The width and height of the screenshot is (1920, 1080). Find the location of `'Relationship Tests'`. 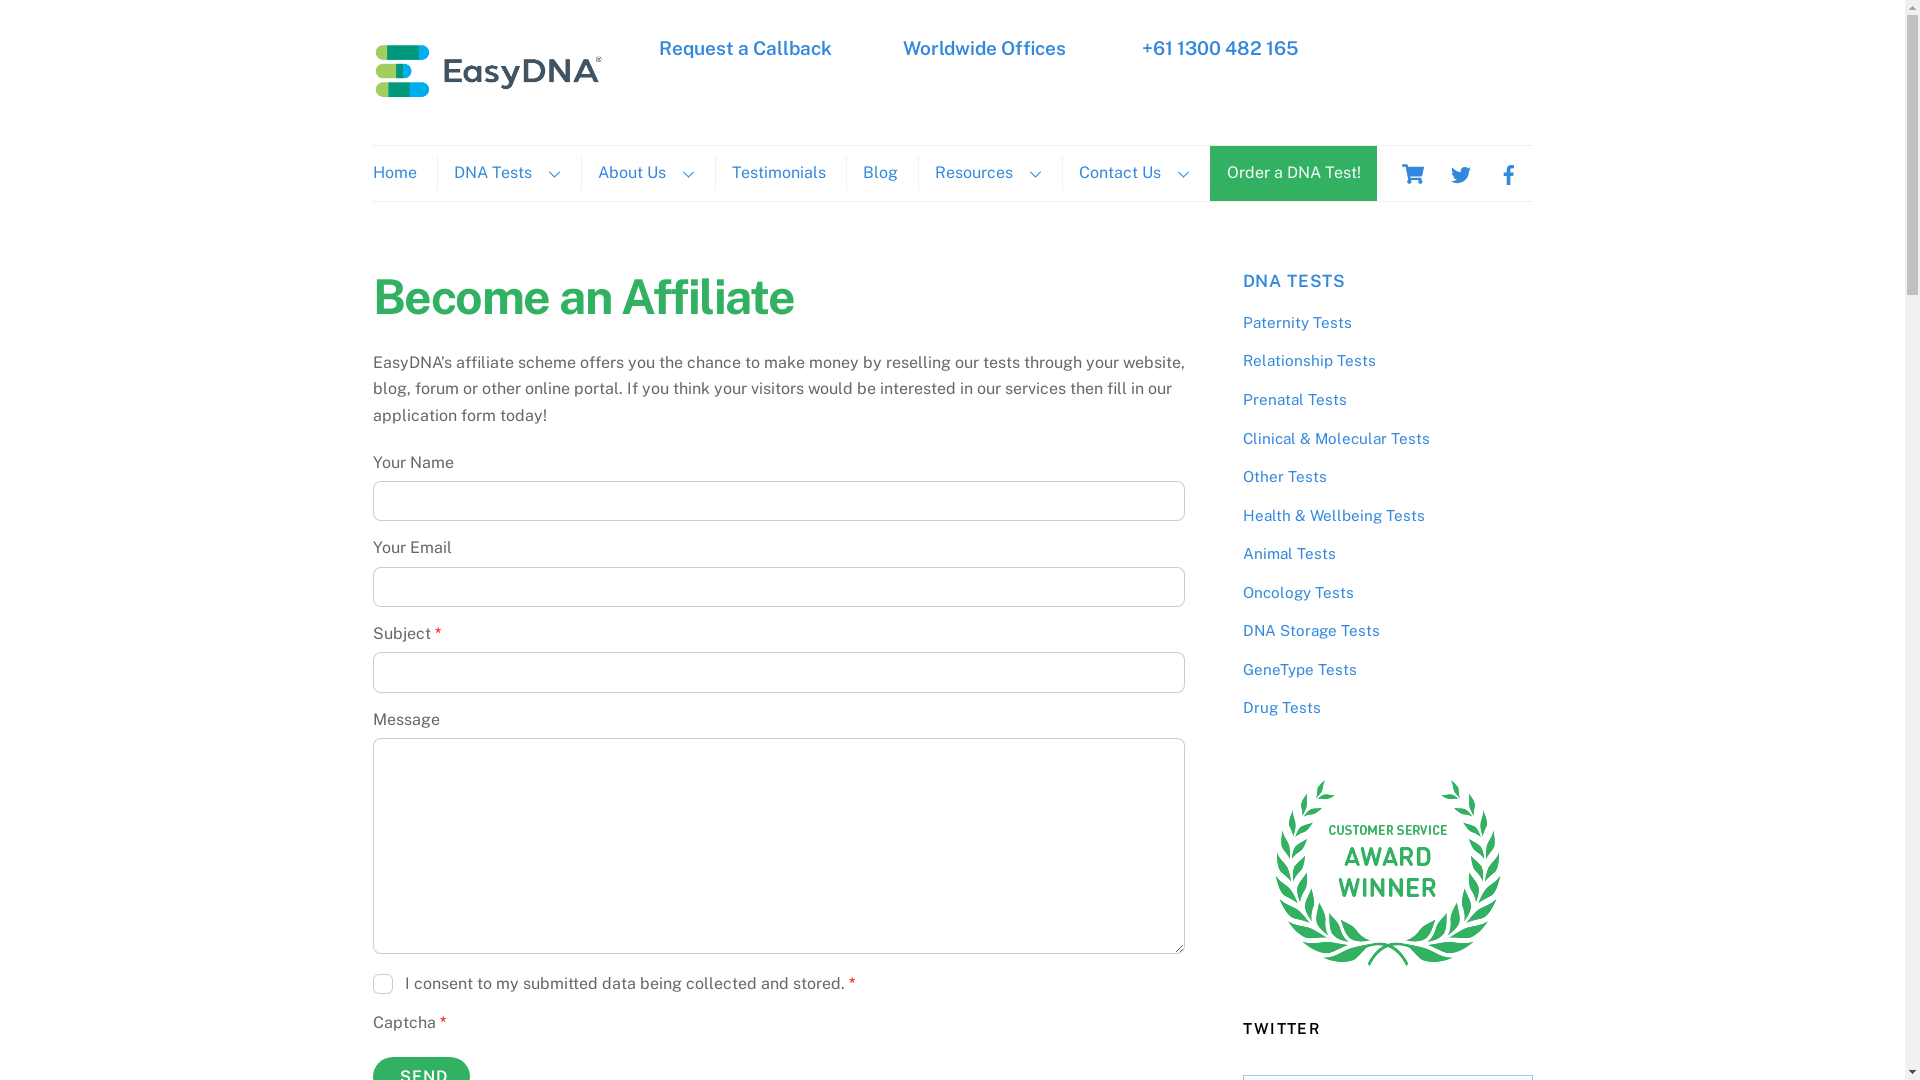

'Relationship Tests' is located at coordinates (1308, 360).